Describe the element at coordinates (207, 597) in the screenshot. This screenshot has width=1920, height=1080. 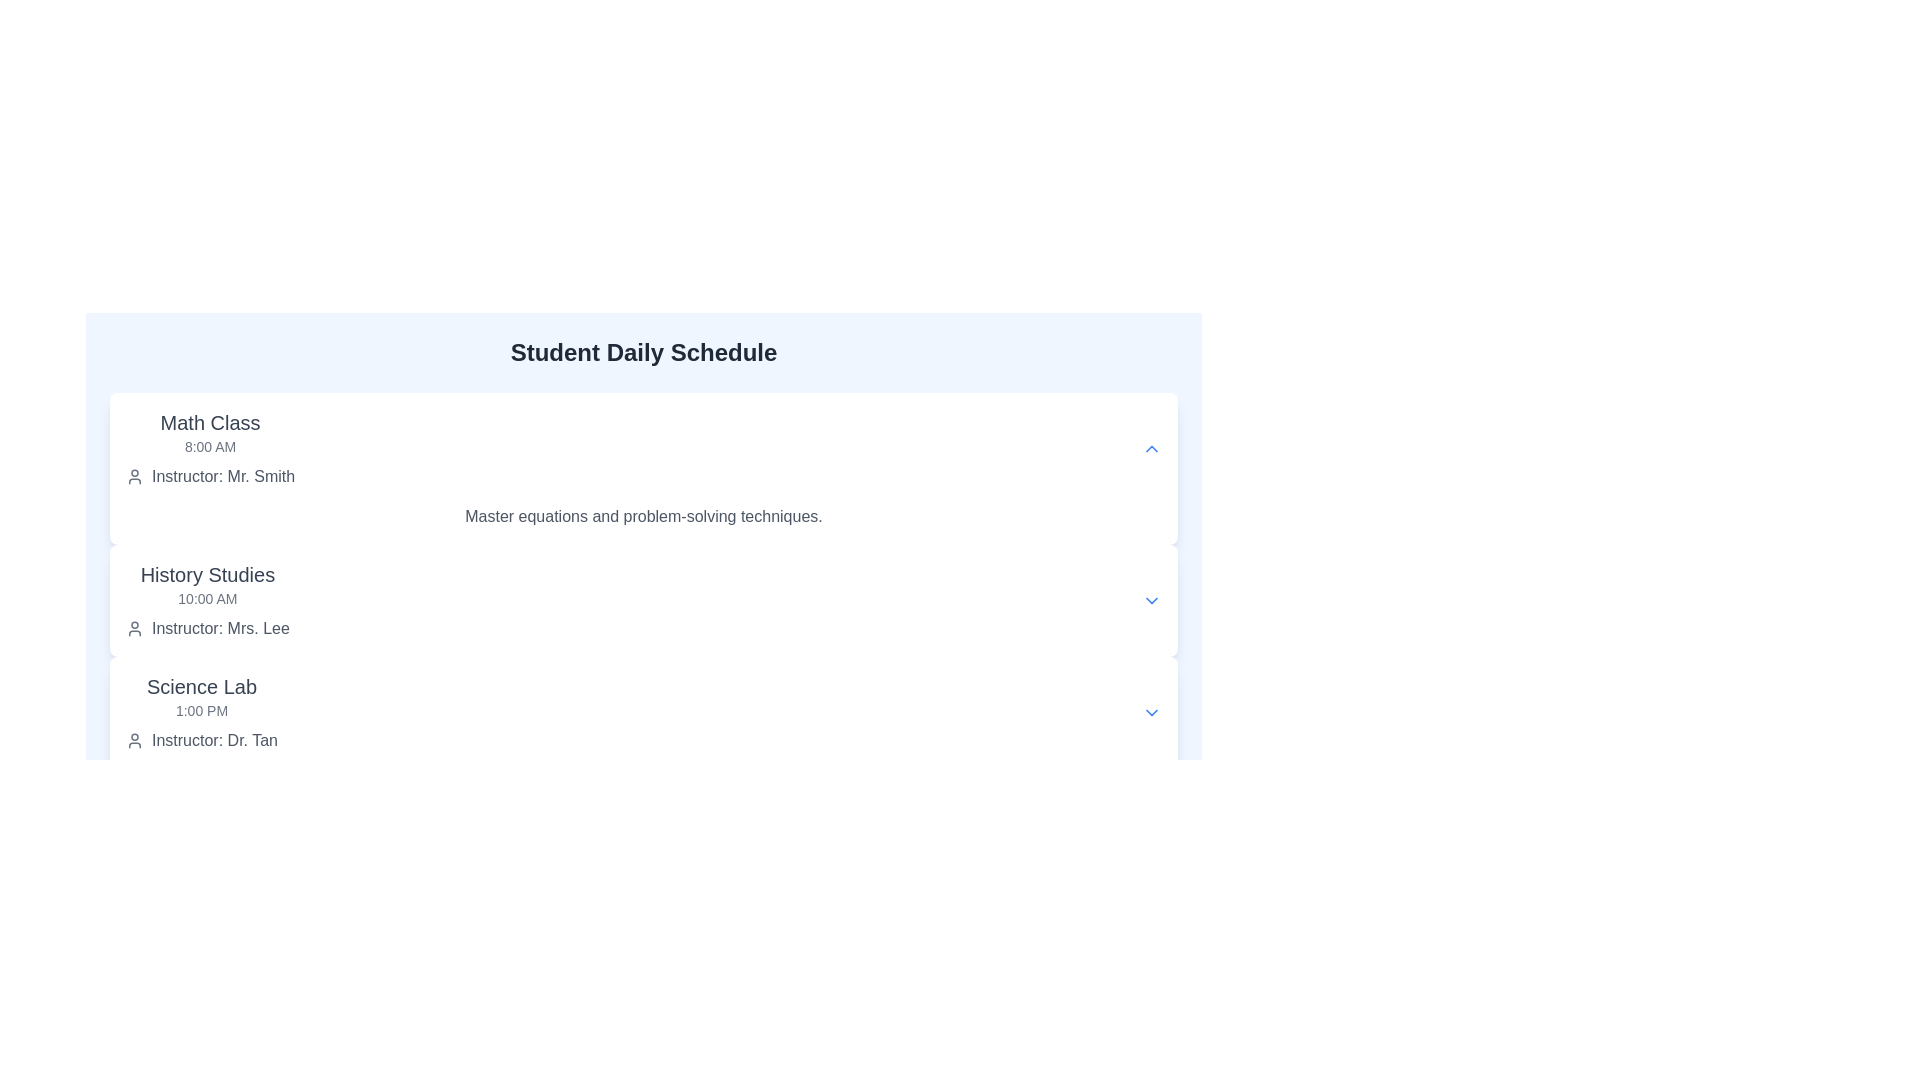
I see `the text display showing '10:00 AM' which is located under the 'History Studies' heading and above 'Instructor: Mrs. Lee'` at that location.